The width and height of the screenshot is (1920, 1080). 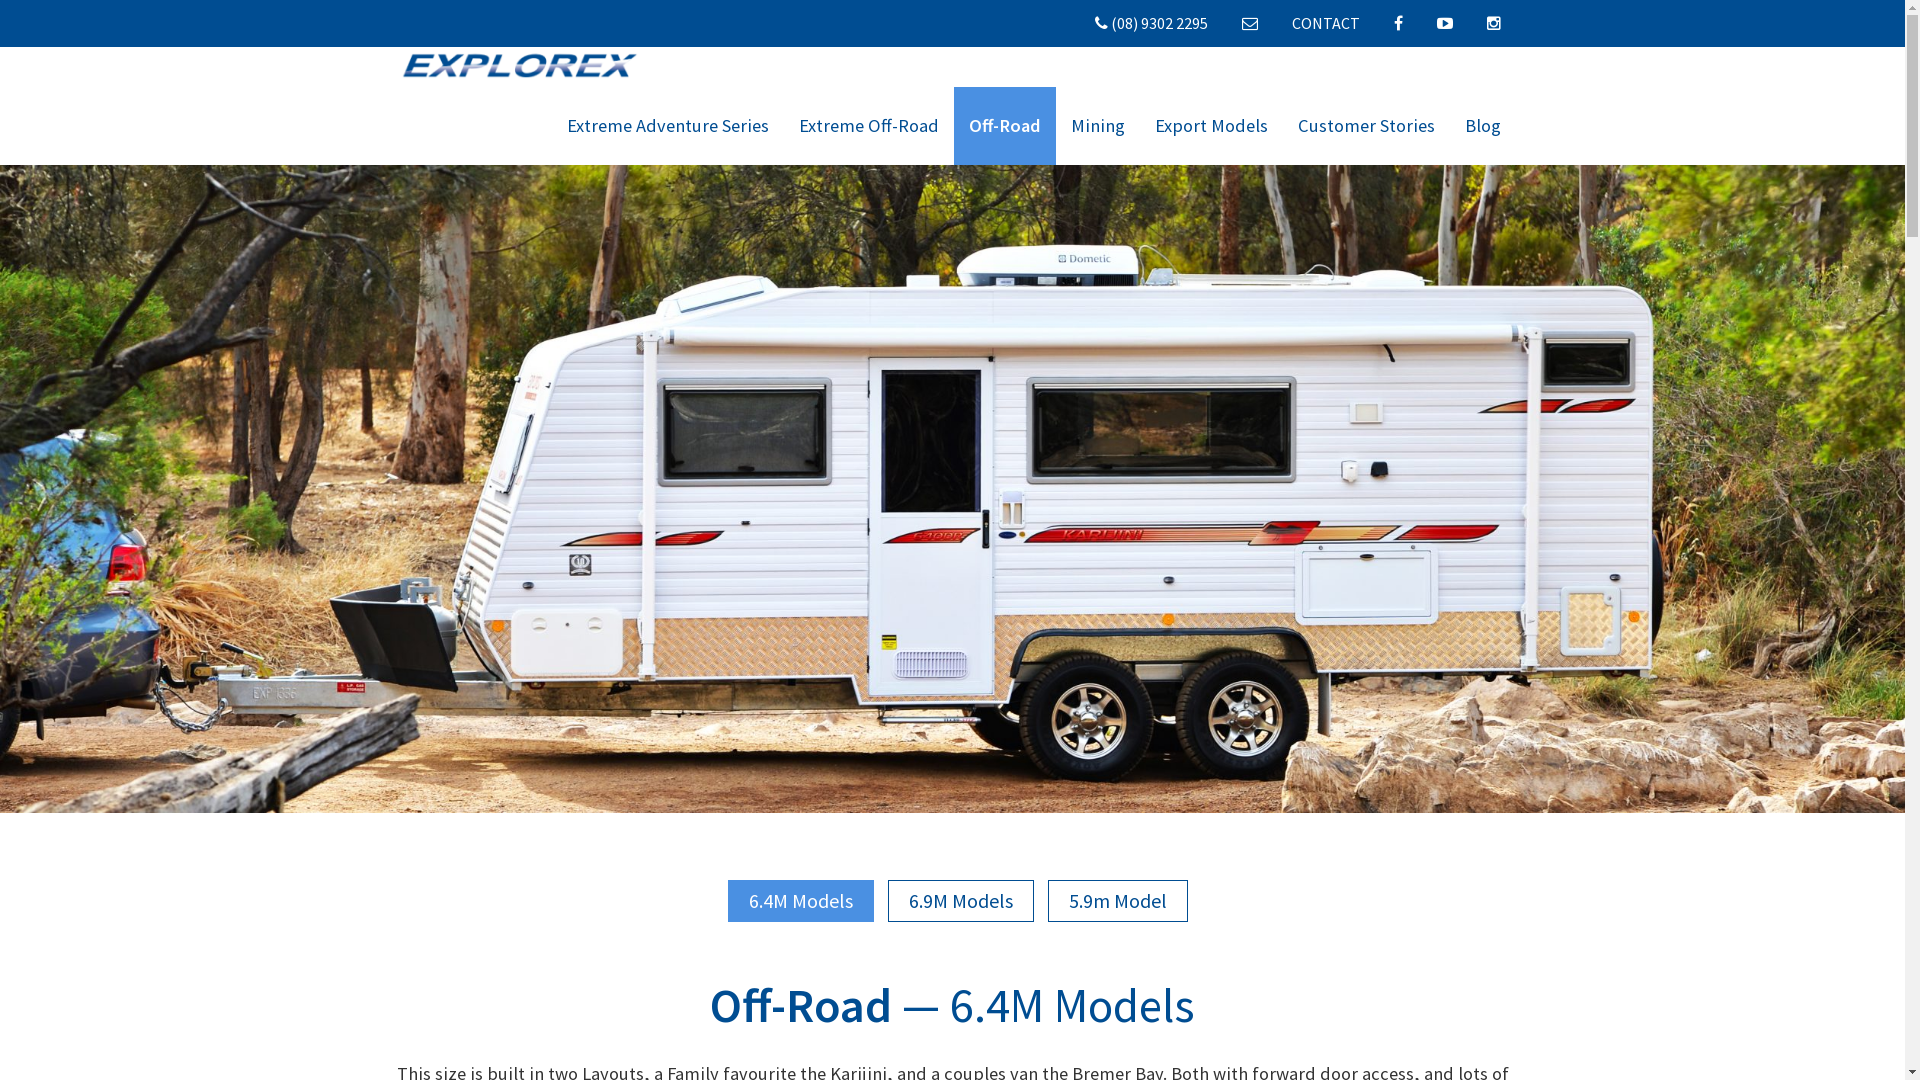 What do you see at coordinates (801, 901) in the screenshot?
I see `'6.4M Models'` at bounding box center [801, 901].